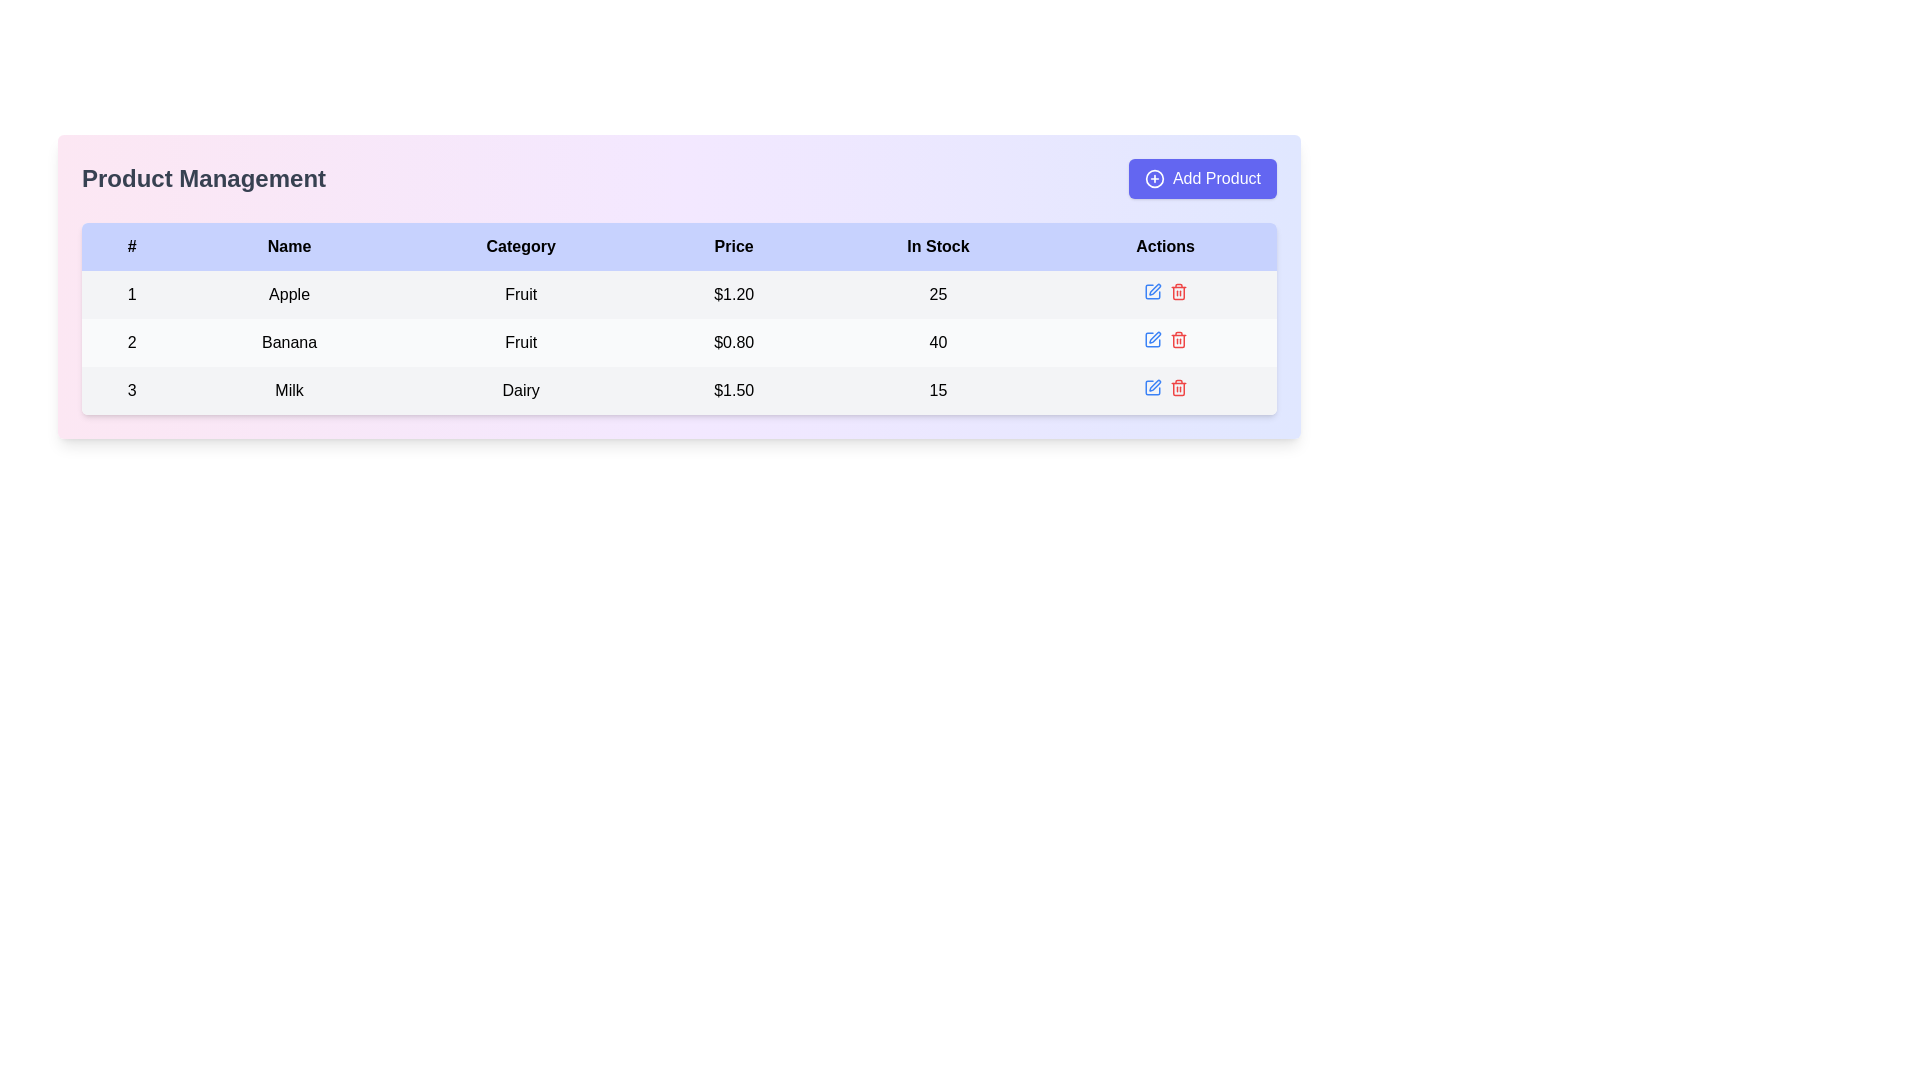 The height and width of the screenshot is (1080, 1920). Describe the element at coordinates (1154, 177) in the screenshot. I see `properties of the 'Add Product' button icon located at the top-right corner of the interface with a purple background` at that location.